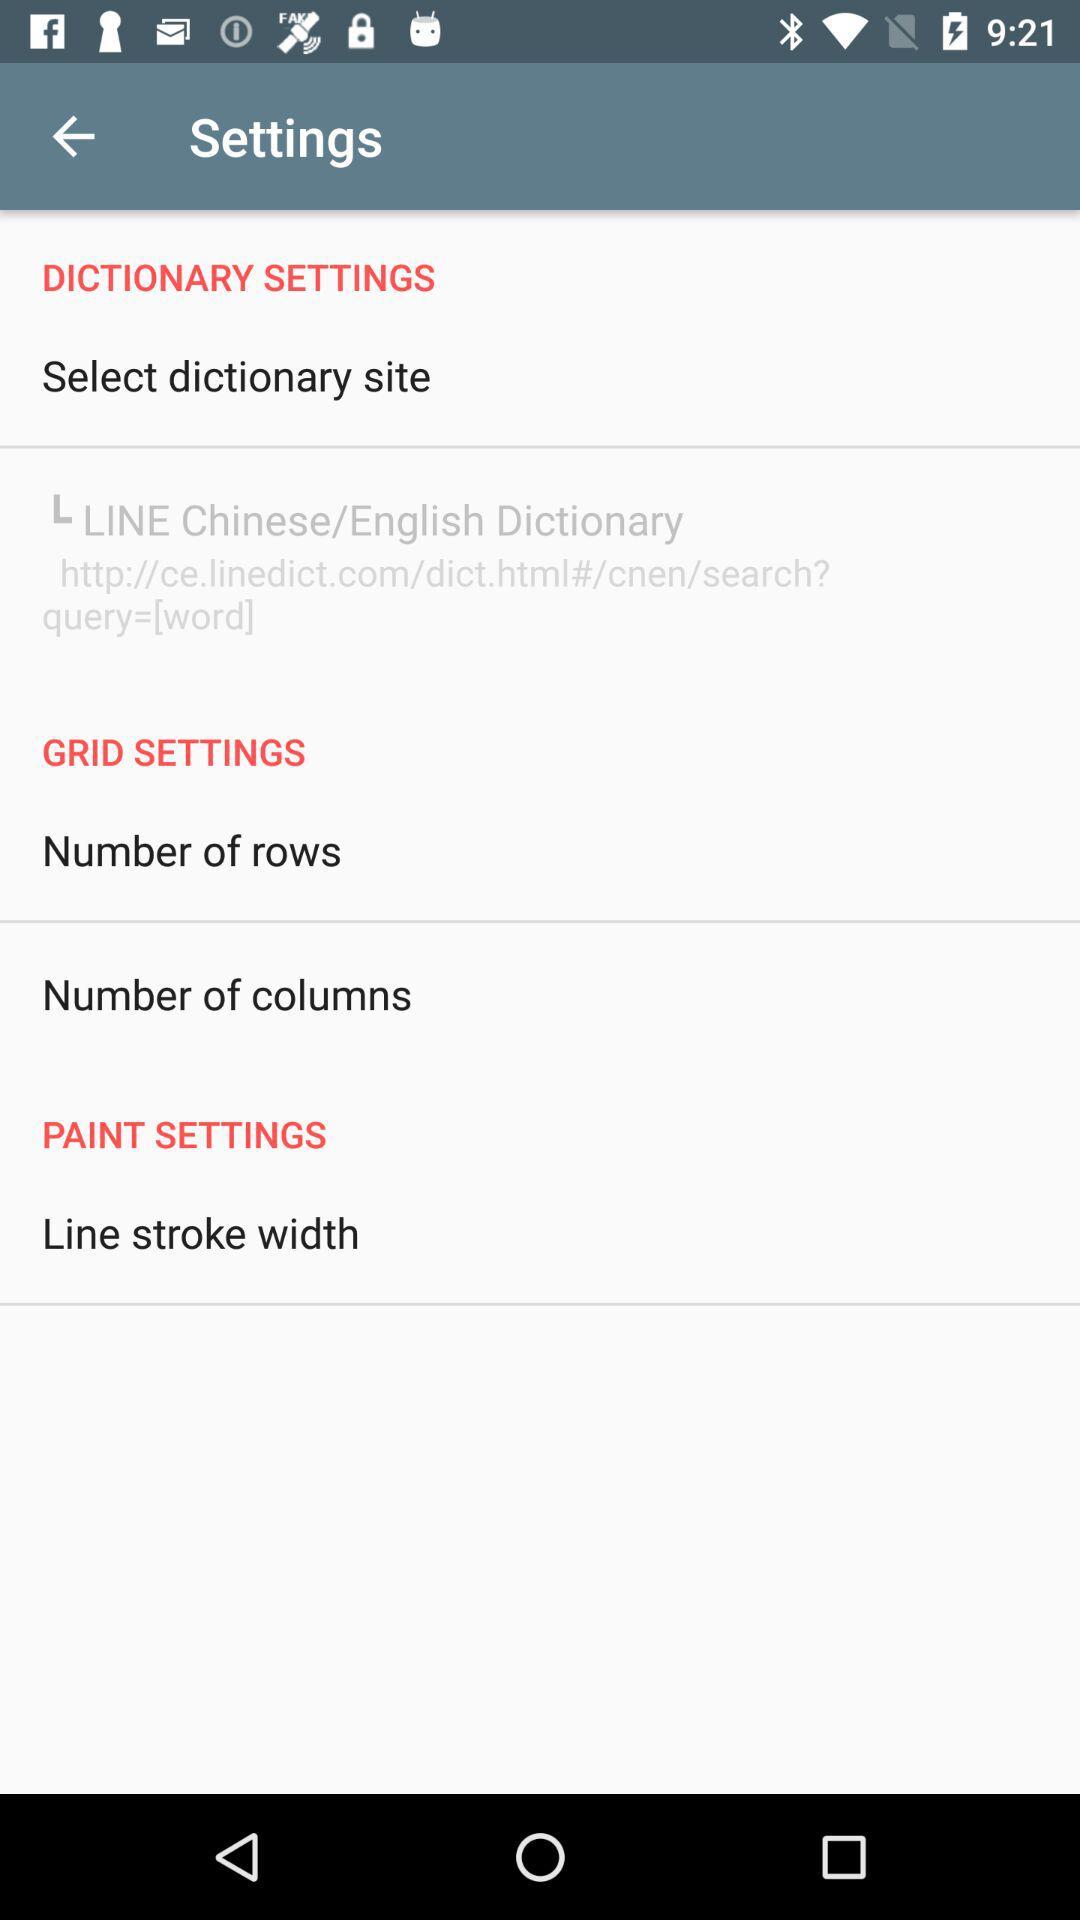  Describe the element at coordinates (235, 374) in the screenshot. I see `the icon above line chinese english item` at that location.